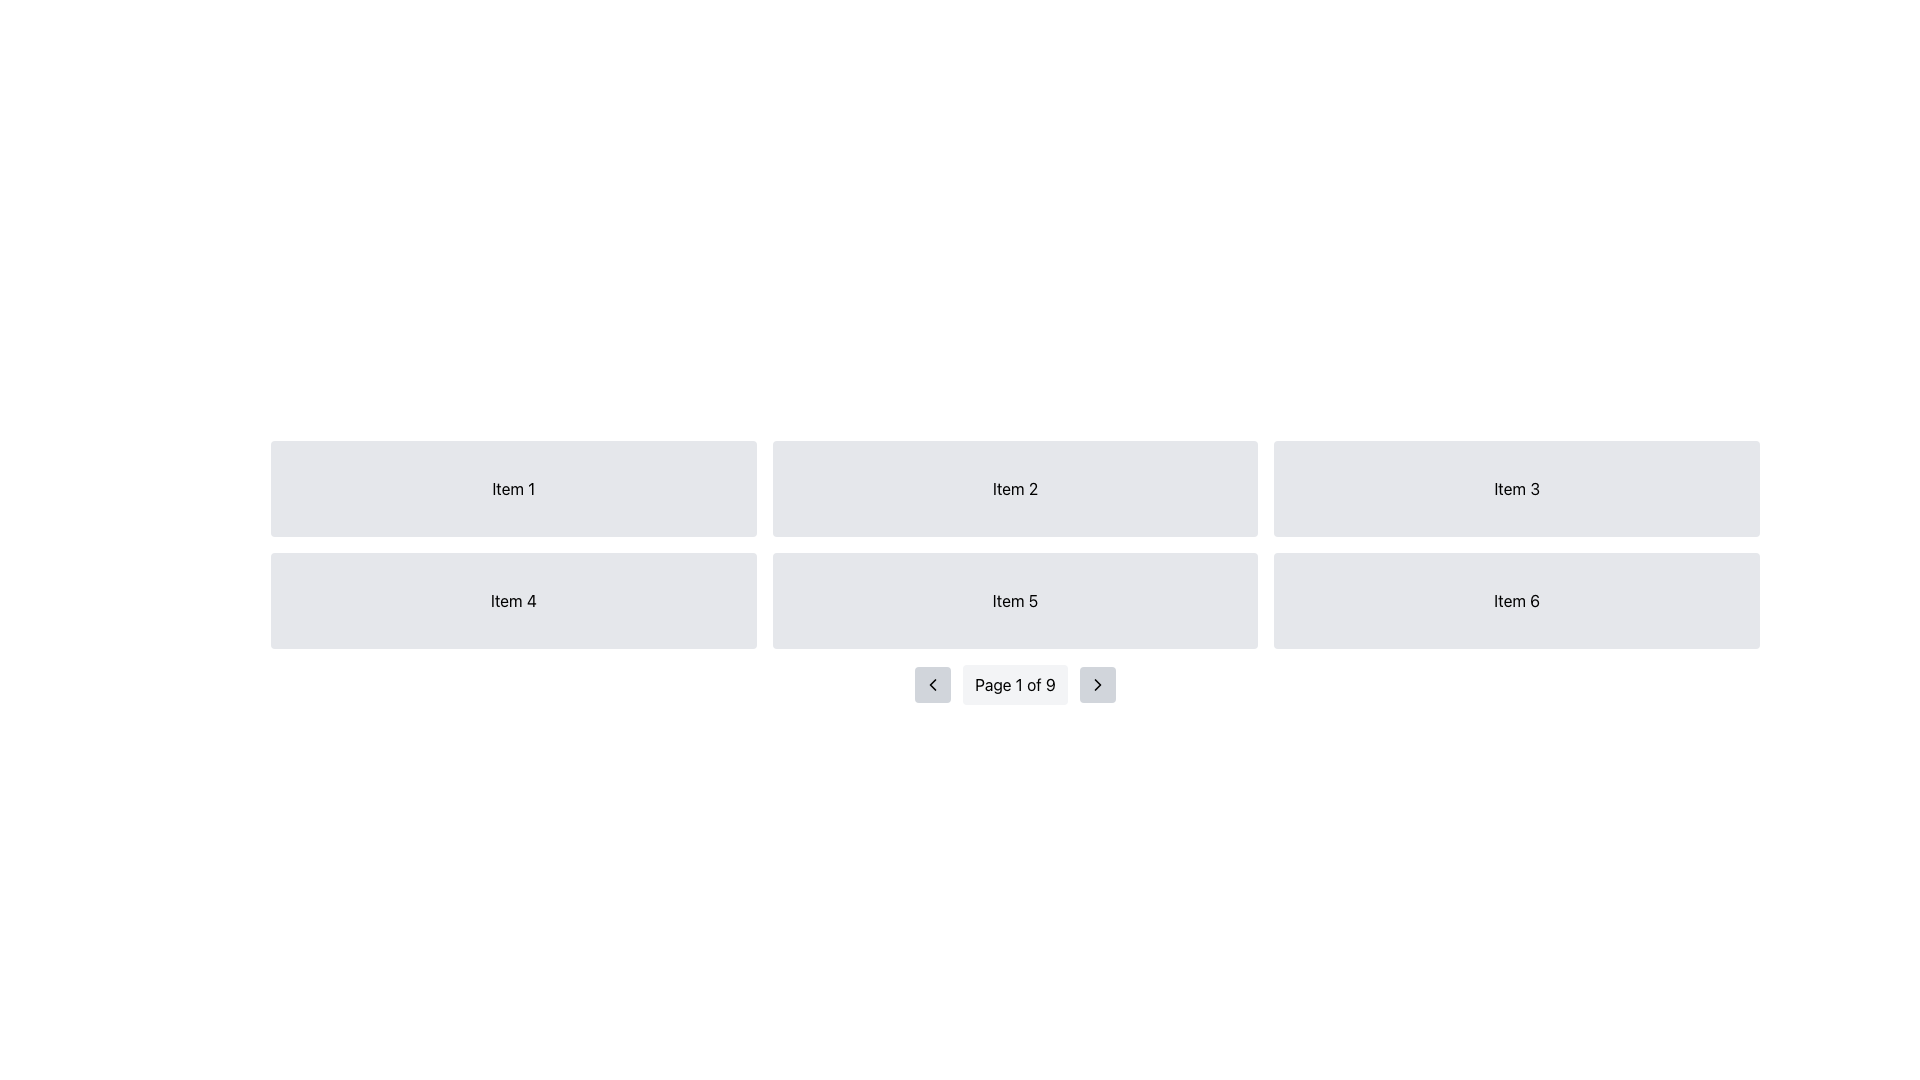 The width and height of the screenshot is (1920, 1080). What do you see at coordinates (1096, 684) in the screenshot?
I see `the 'next' navigation arrow icon located in the pagination controls at the bottom-center of the interface` at bounding box center [1096, 684].